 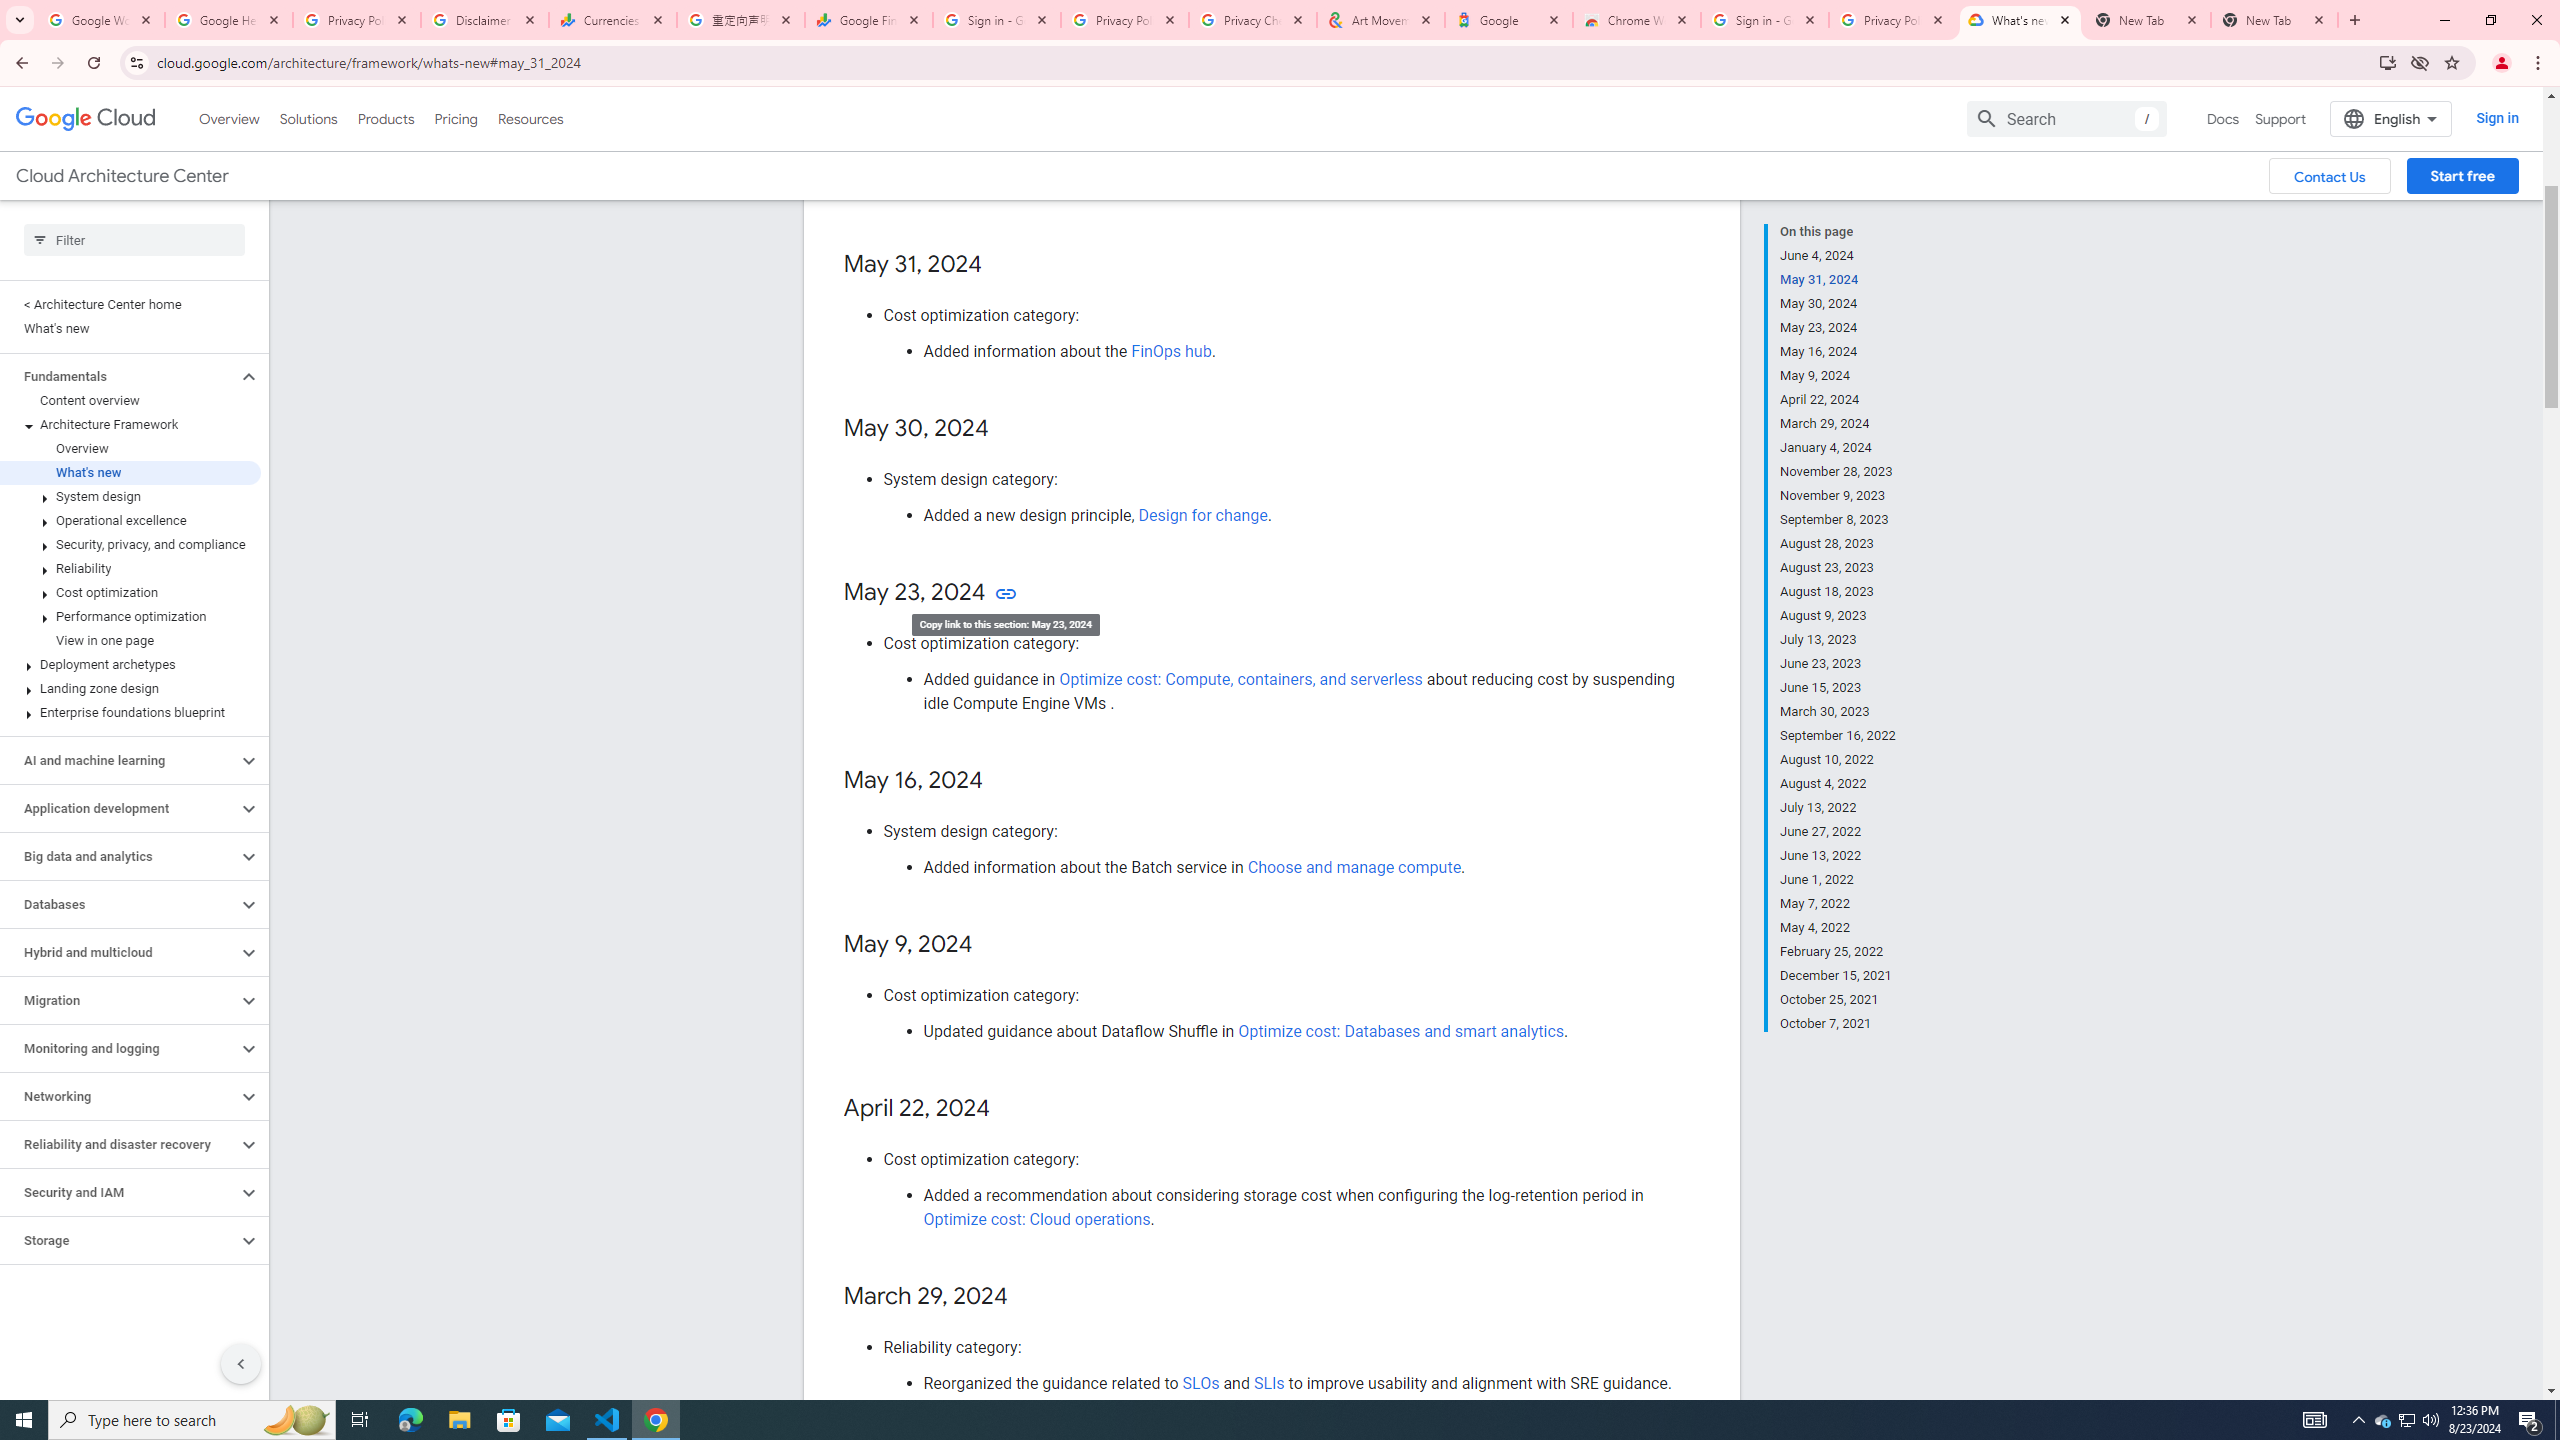 I want to click on 'Google', so click(x=1508, y=19).